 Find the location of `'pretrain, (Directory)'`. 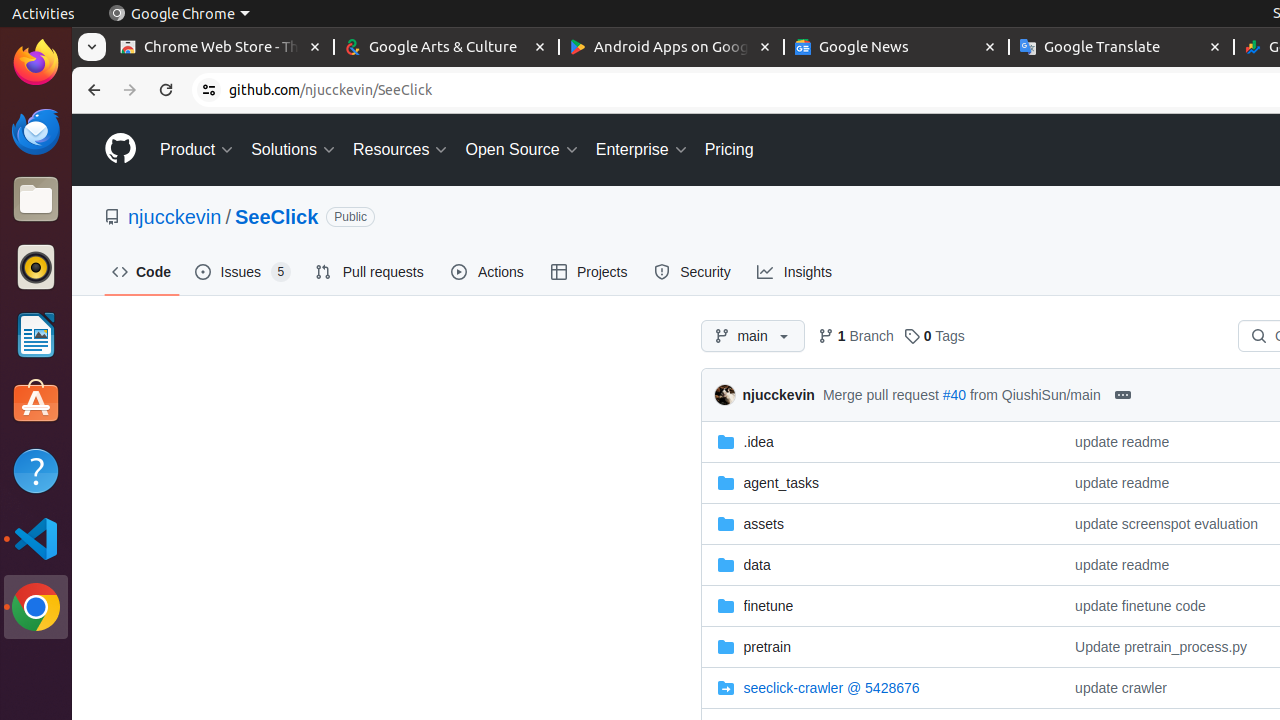

'pretrain, (Directory)' is located at coordinates (765, 646).